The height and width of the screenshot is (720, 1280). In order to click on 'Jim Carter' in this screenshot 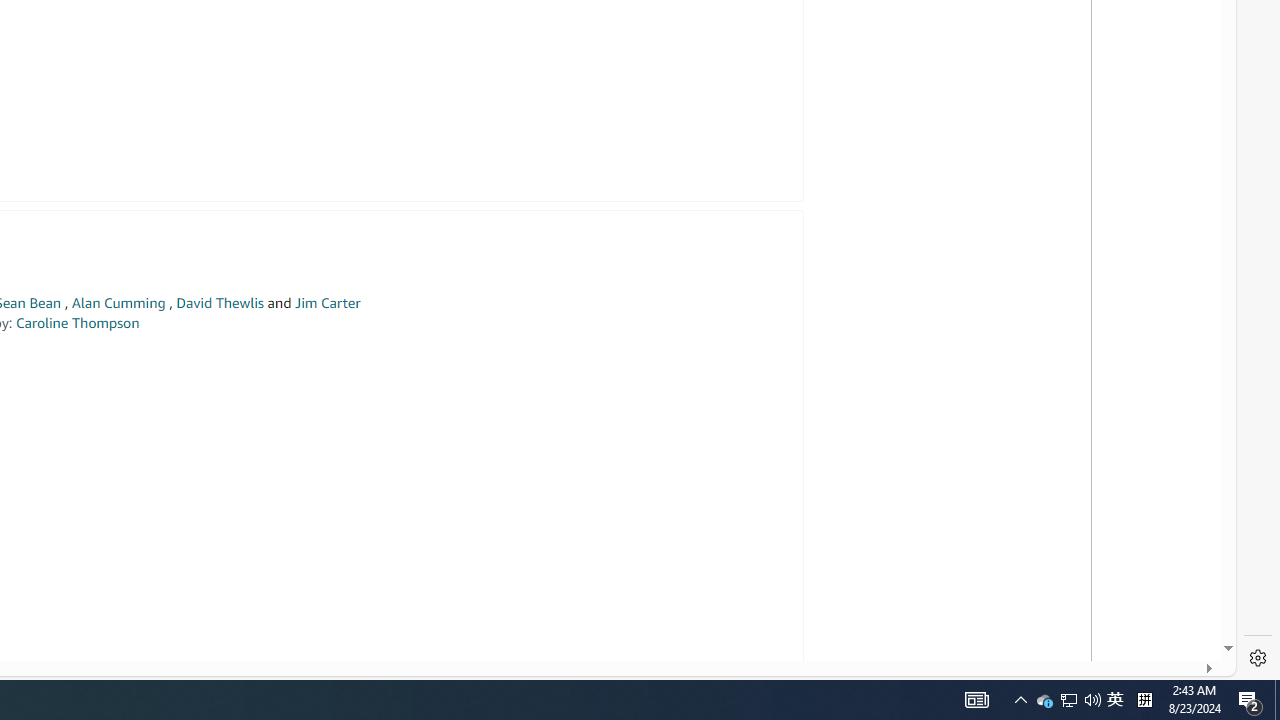, I will do `click(327, 303)`.